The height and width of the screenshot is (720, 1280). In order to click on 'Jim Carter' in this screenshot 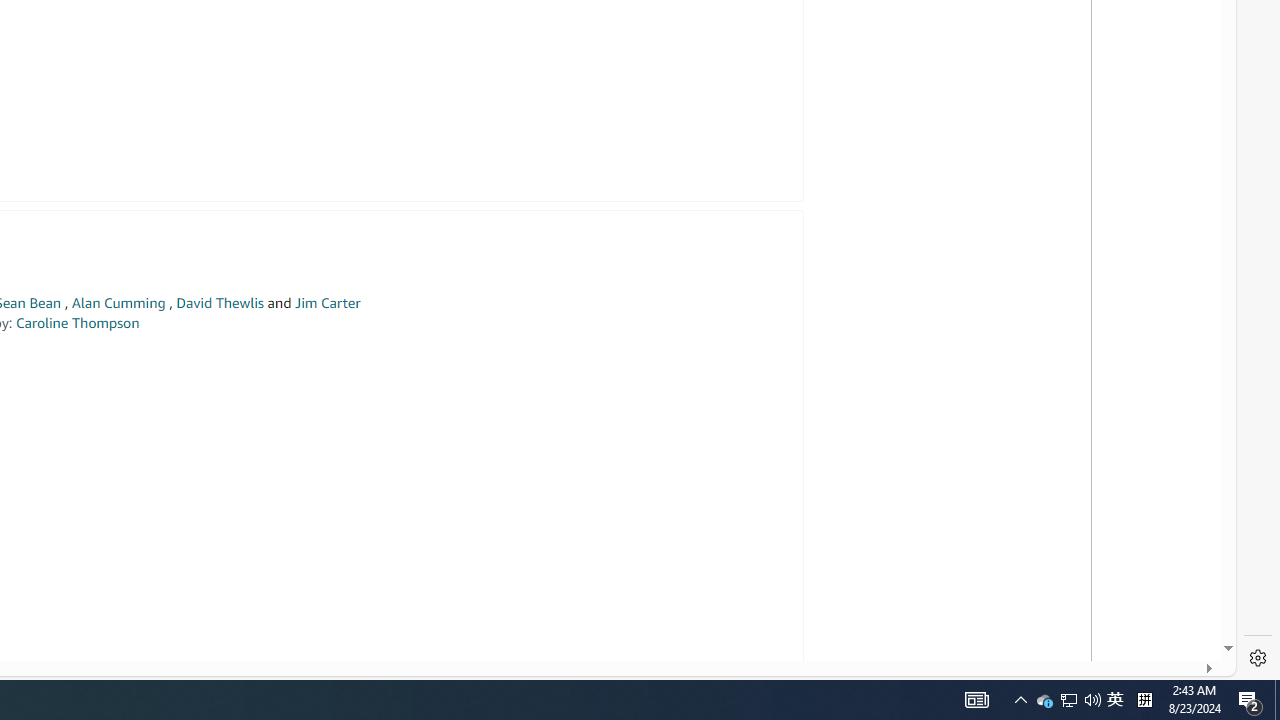, I will do `click(327, 303)`.